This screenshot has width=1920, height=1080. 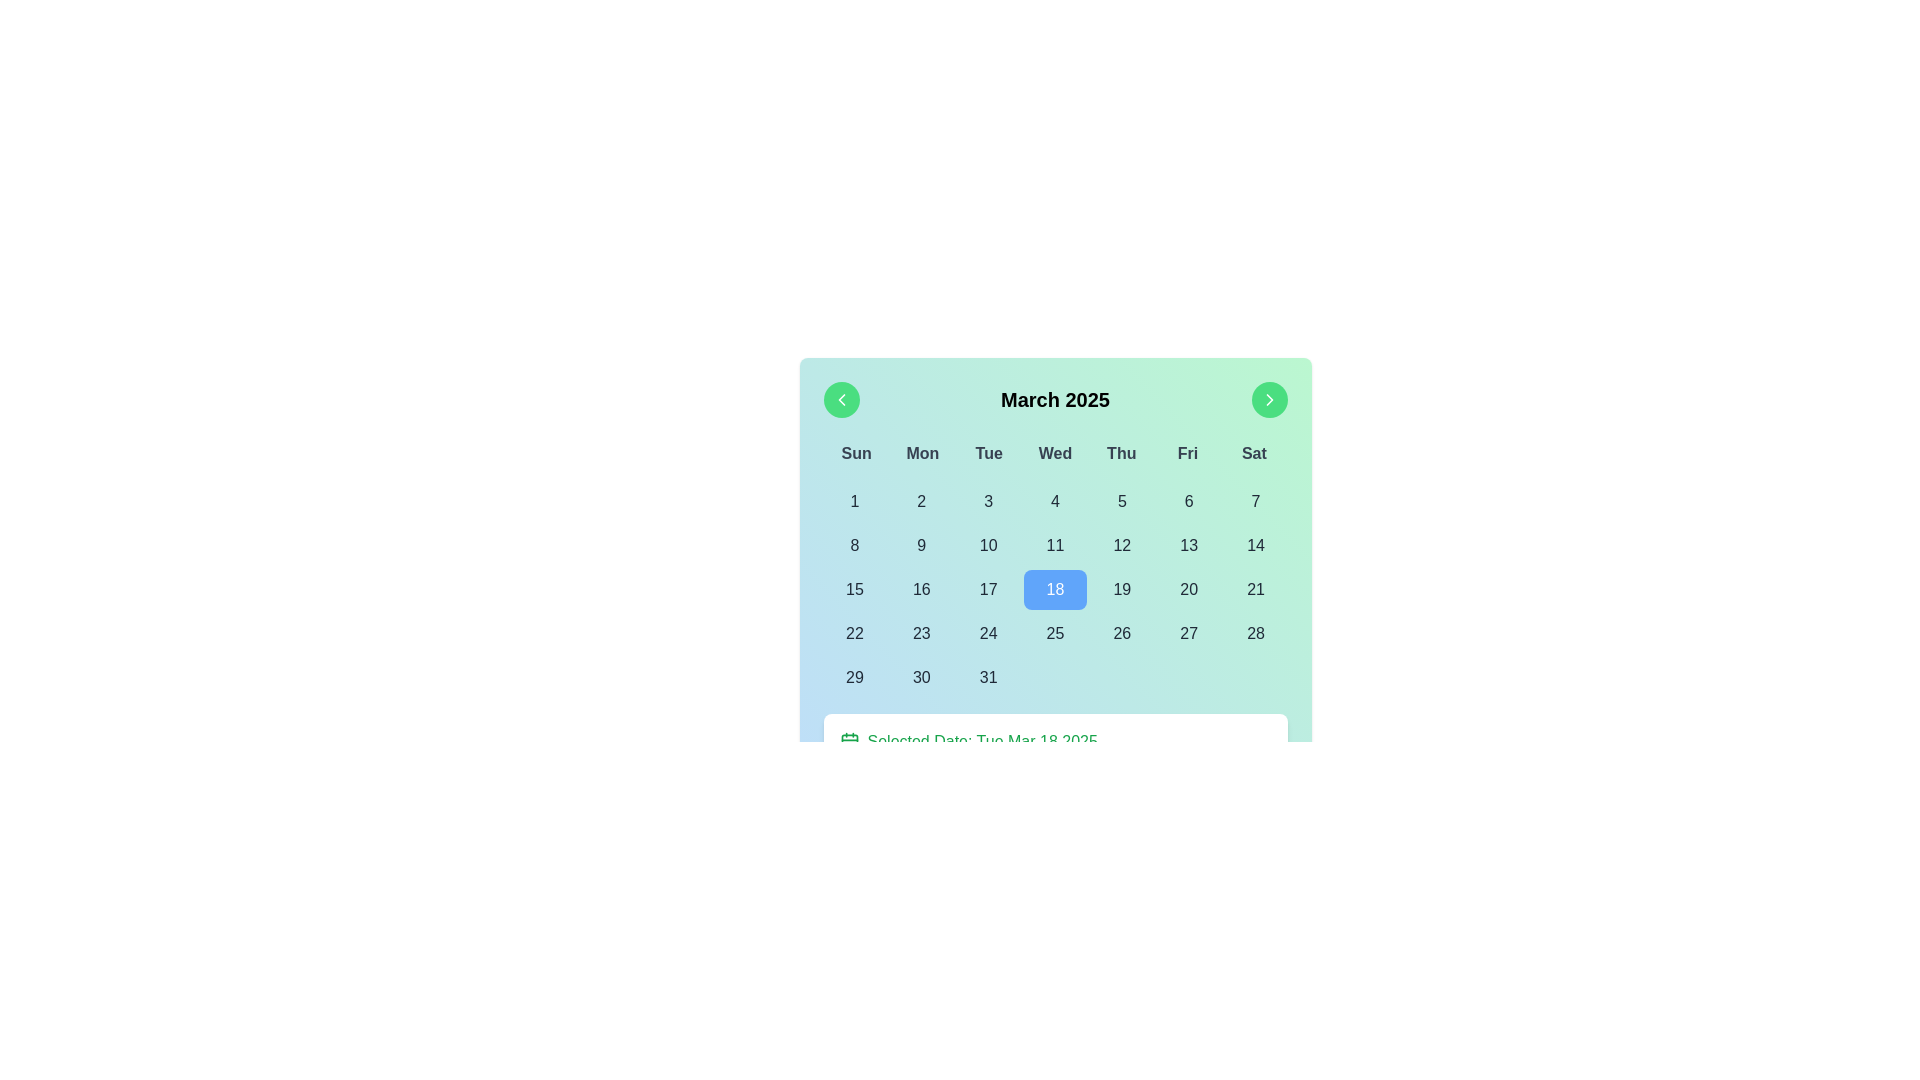 I want to click on the green circular icon button located in the upper left corner of the calendar interface to observe a visual change, so click(x=841, y=400).